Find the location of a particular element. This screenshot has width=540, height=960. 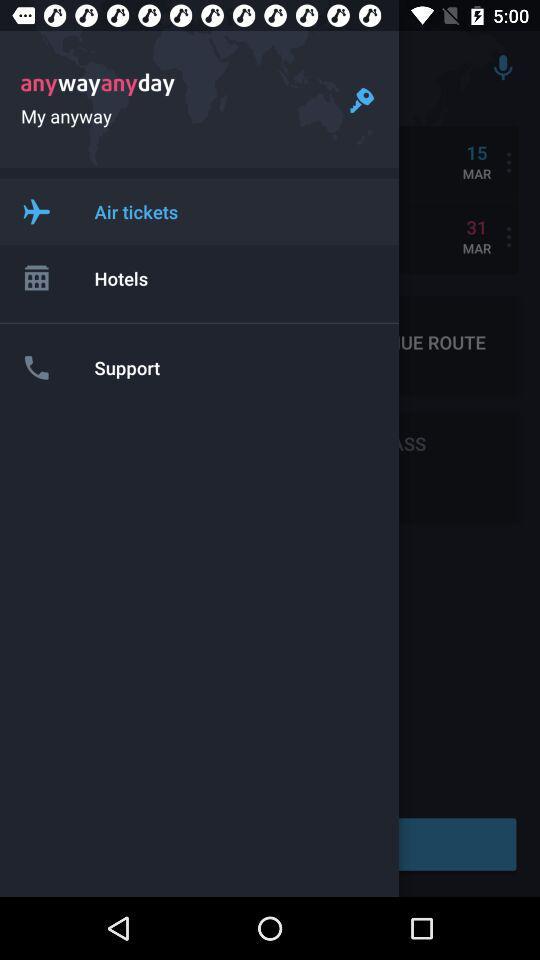

the text which is immediately below hotels is located at coordinates (143, 343).